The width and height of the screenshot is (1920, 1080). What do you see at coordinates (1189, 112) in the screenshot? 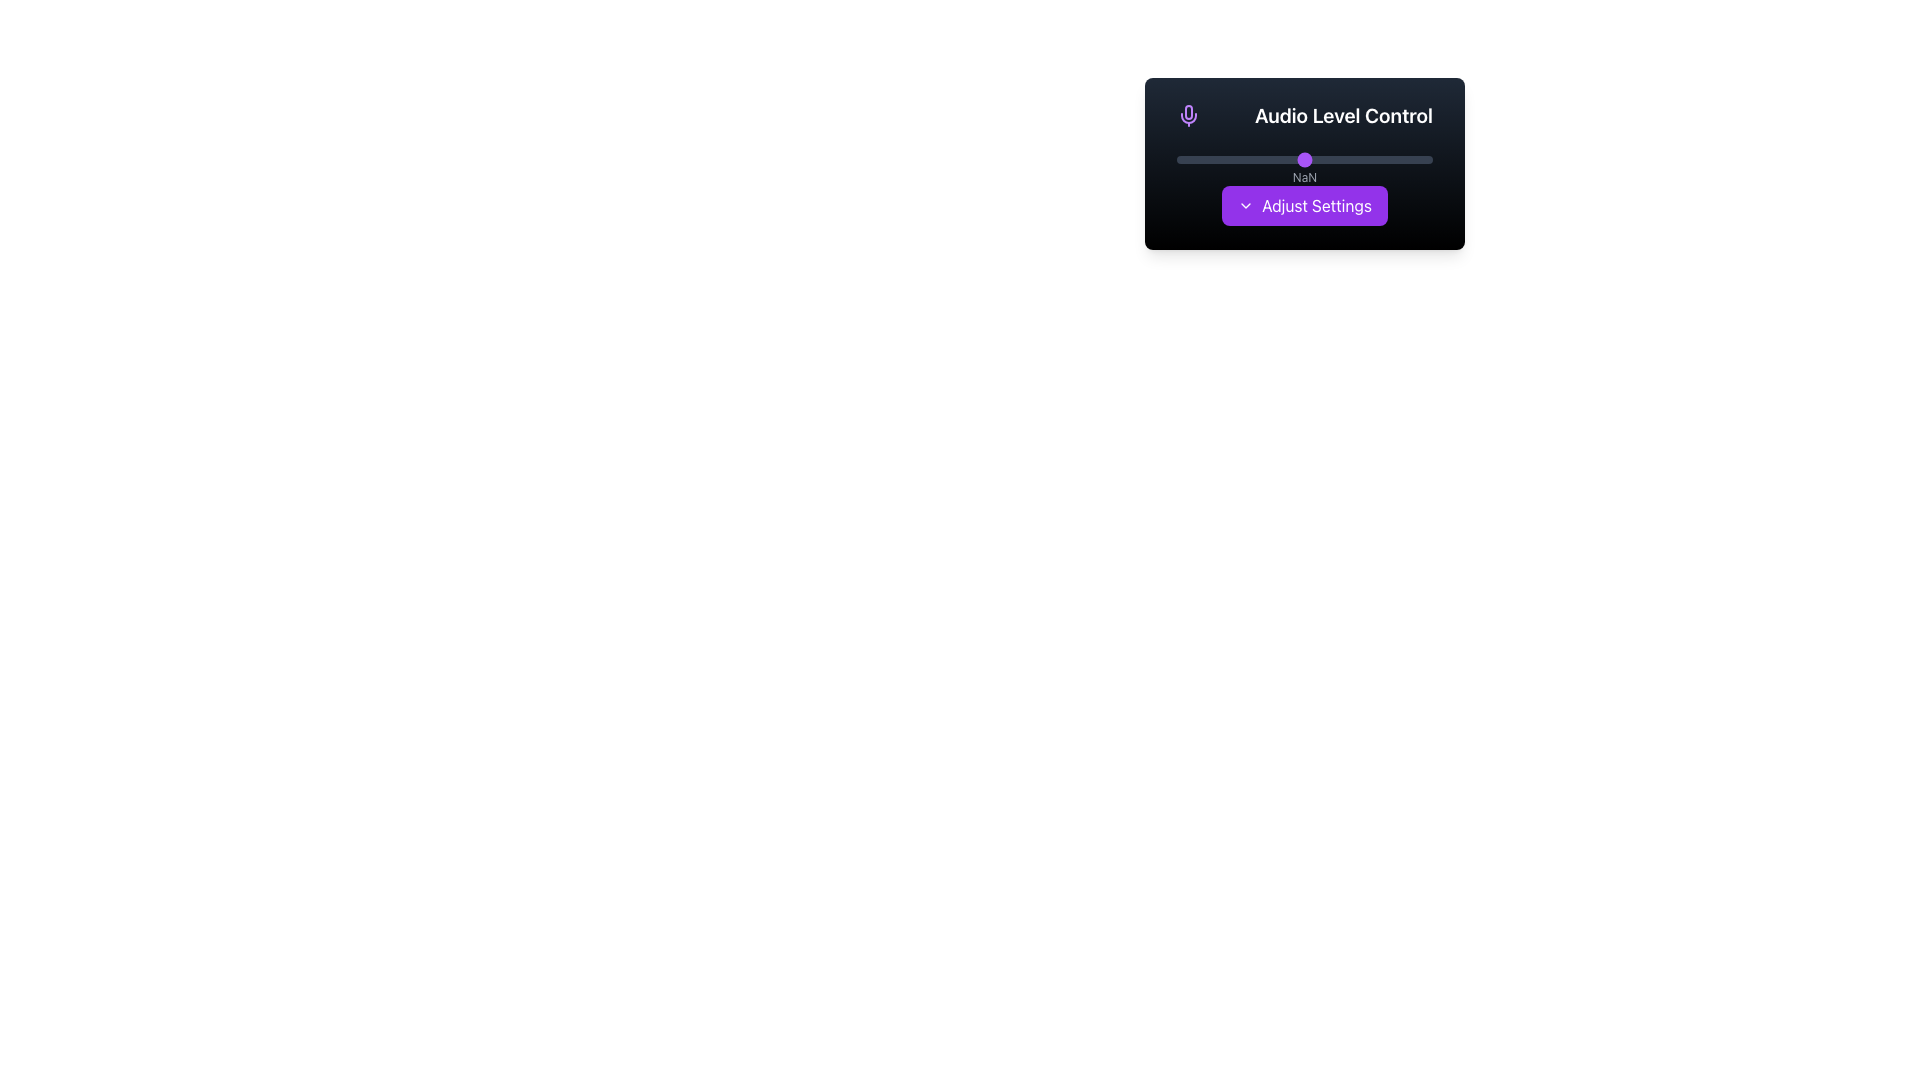
I see `the microphone icon located in the top-left part of the 'Audio Level Control' card` at bounding box center [1189, 112].